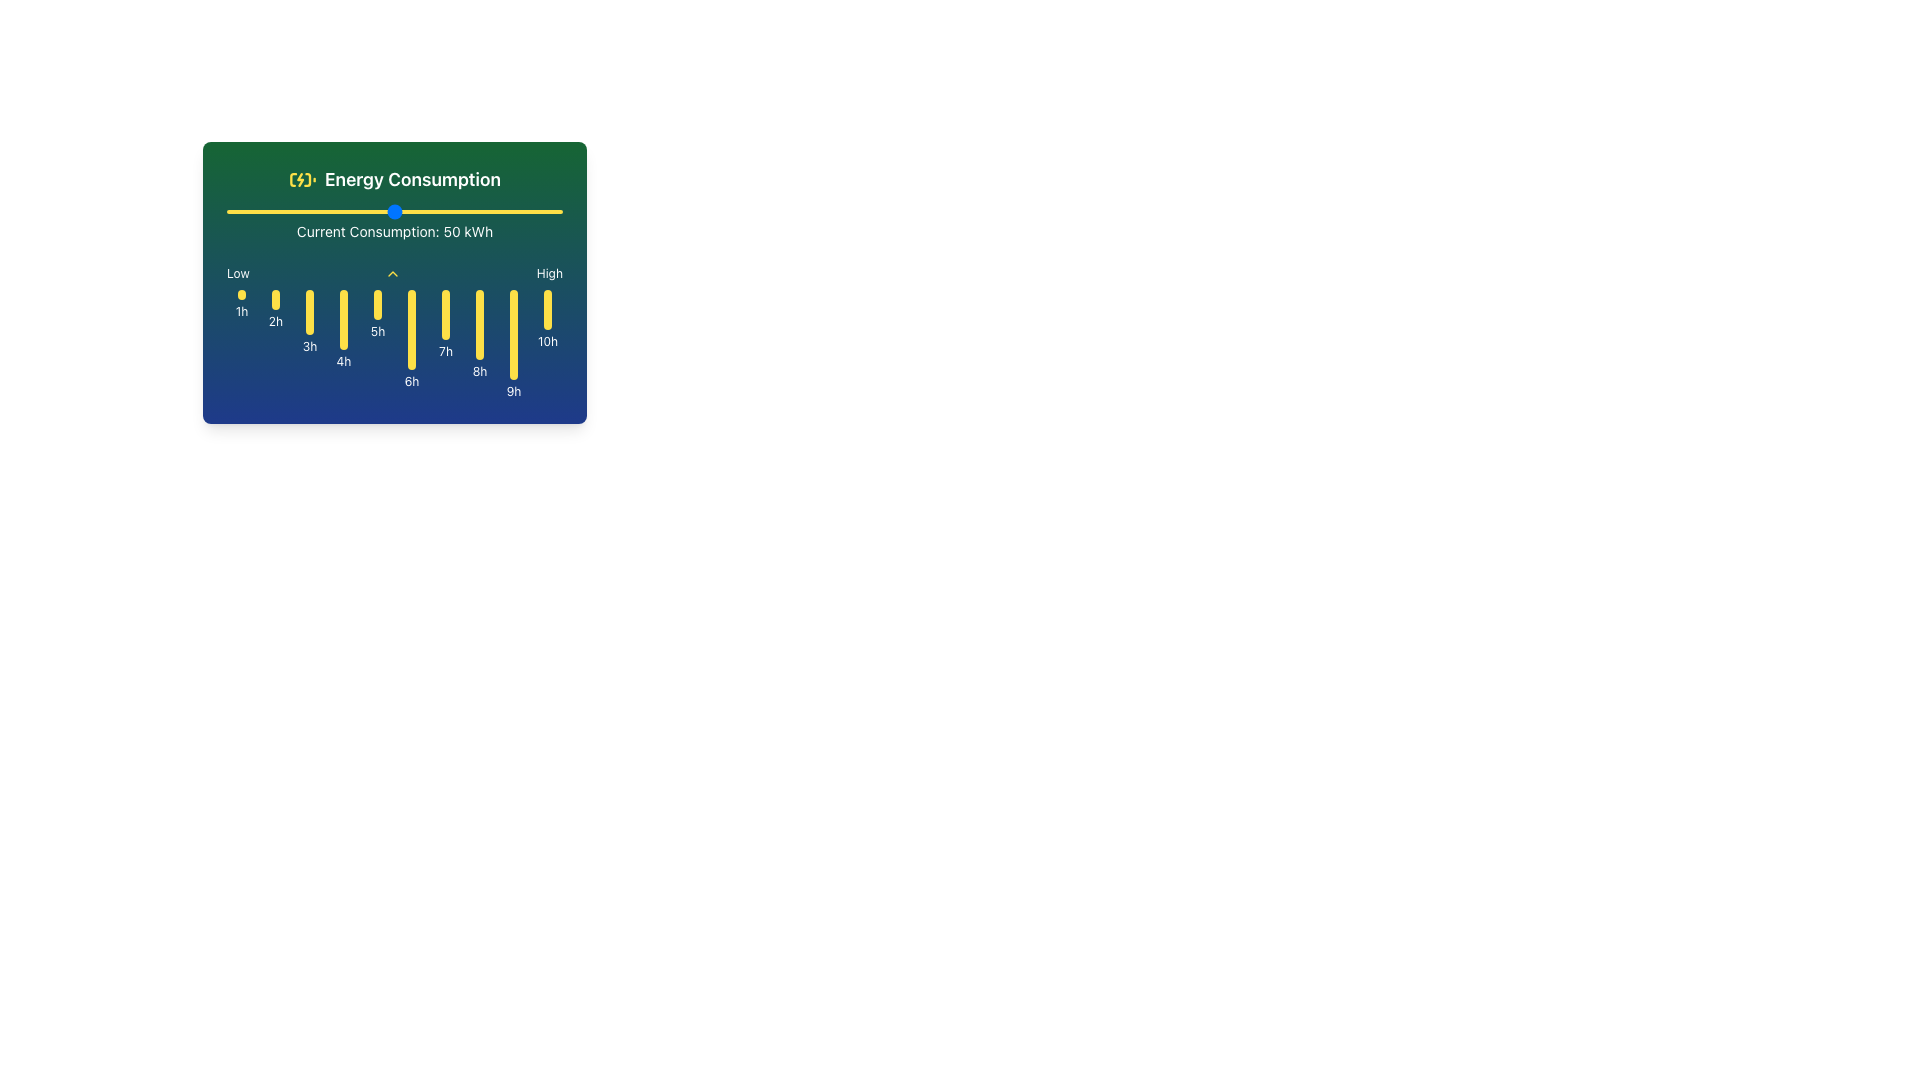 This screenshot has width=1920, height=1080. I want to click on the fourth graphical data bar representing the 4-hour mark in the time series chart, so click(344, 343).